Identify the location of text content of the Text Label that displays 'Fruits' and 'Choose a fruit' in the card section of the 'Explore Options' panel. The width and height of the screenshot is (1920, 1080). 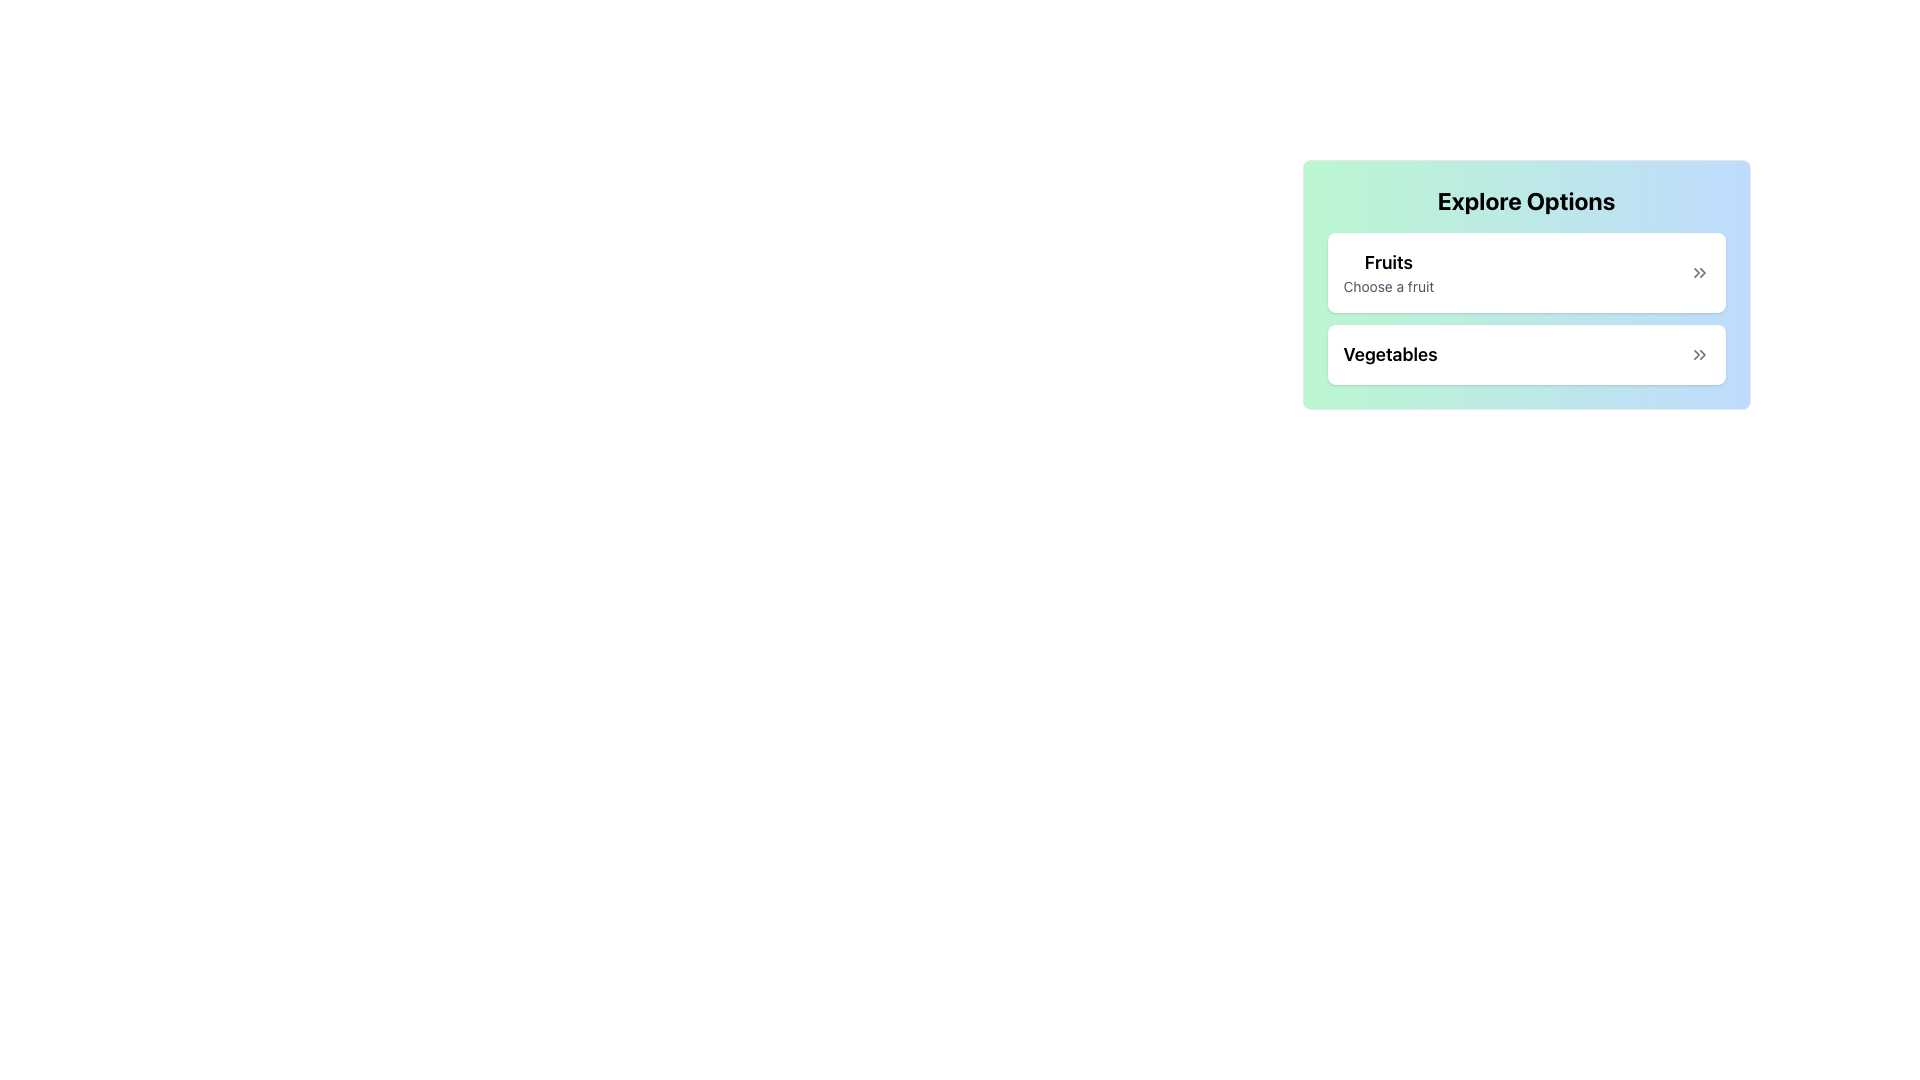
(1387, 273).